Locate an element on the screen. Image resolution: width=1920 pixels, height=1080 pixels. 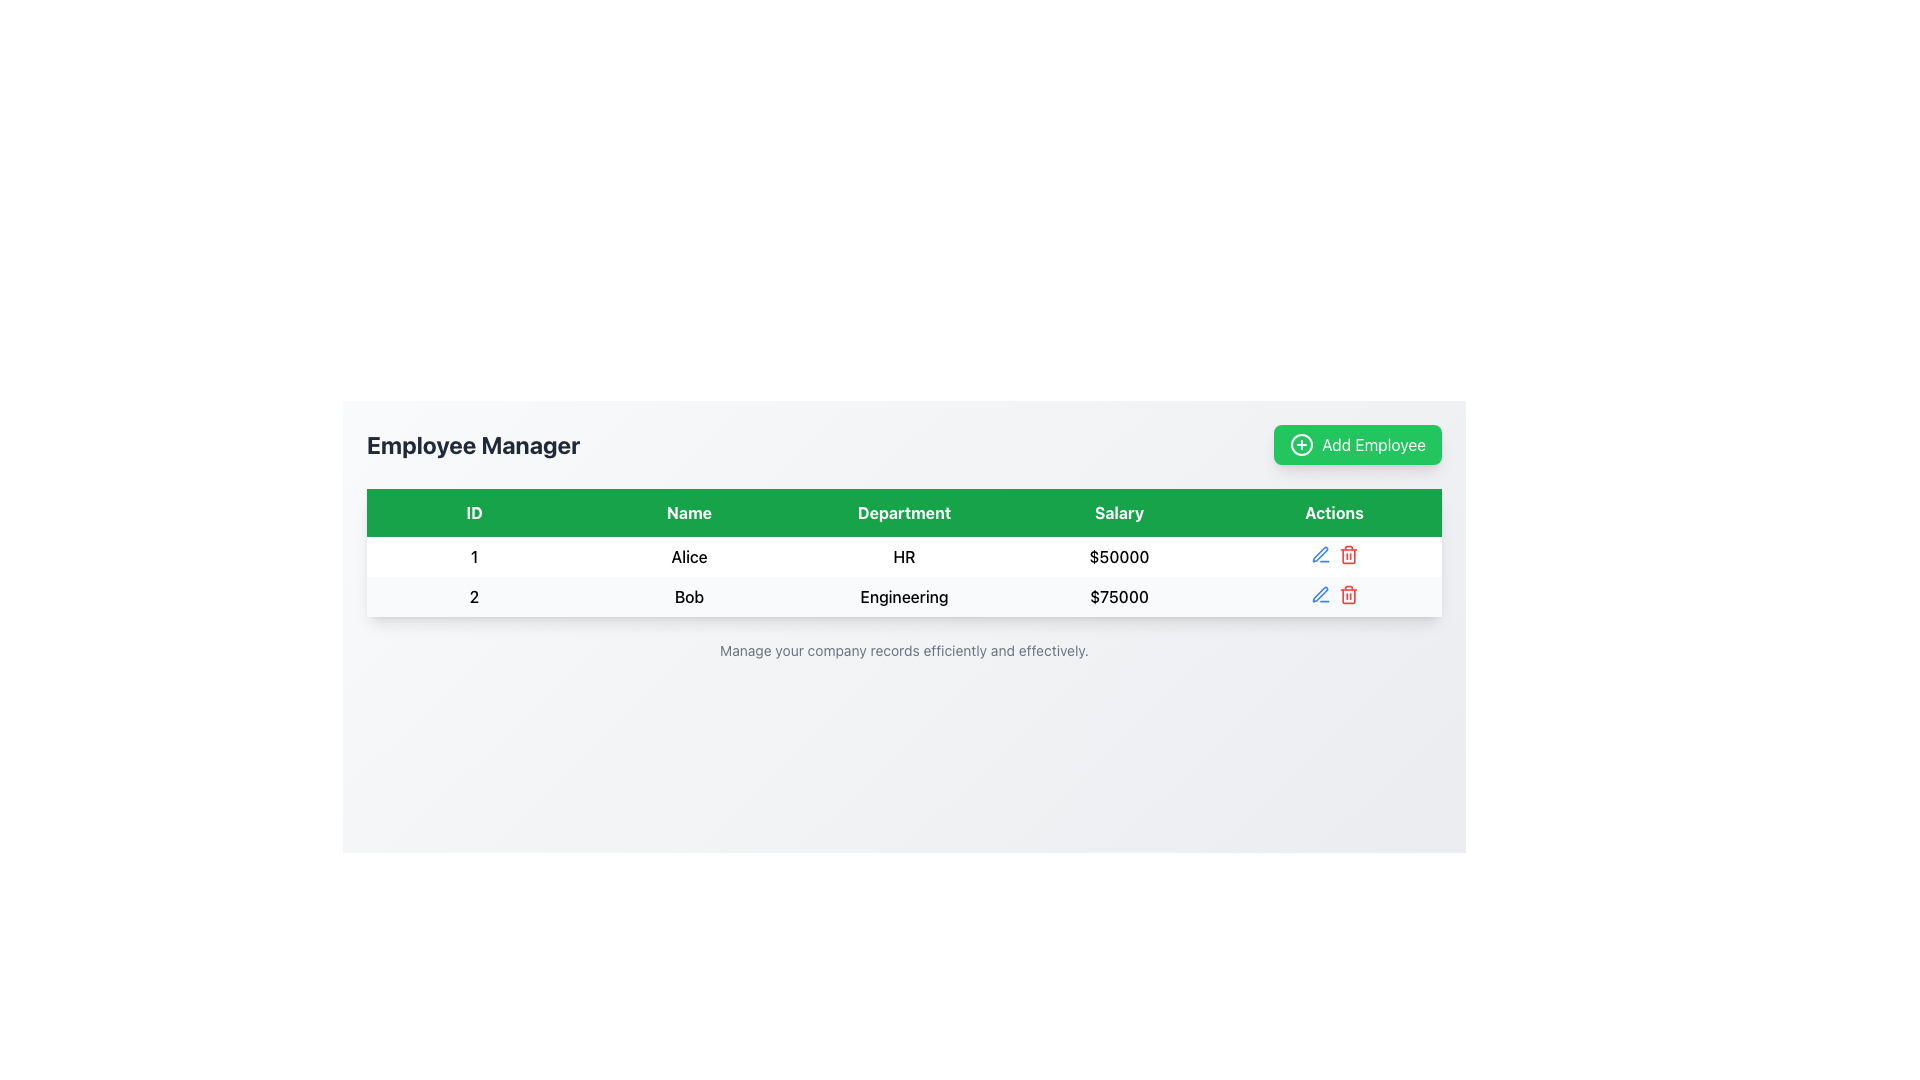
the 'Salary' text label, which is displayed in white on a green background and is the fourth column in the table header is located at coordinates (1118, 512).